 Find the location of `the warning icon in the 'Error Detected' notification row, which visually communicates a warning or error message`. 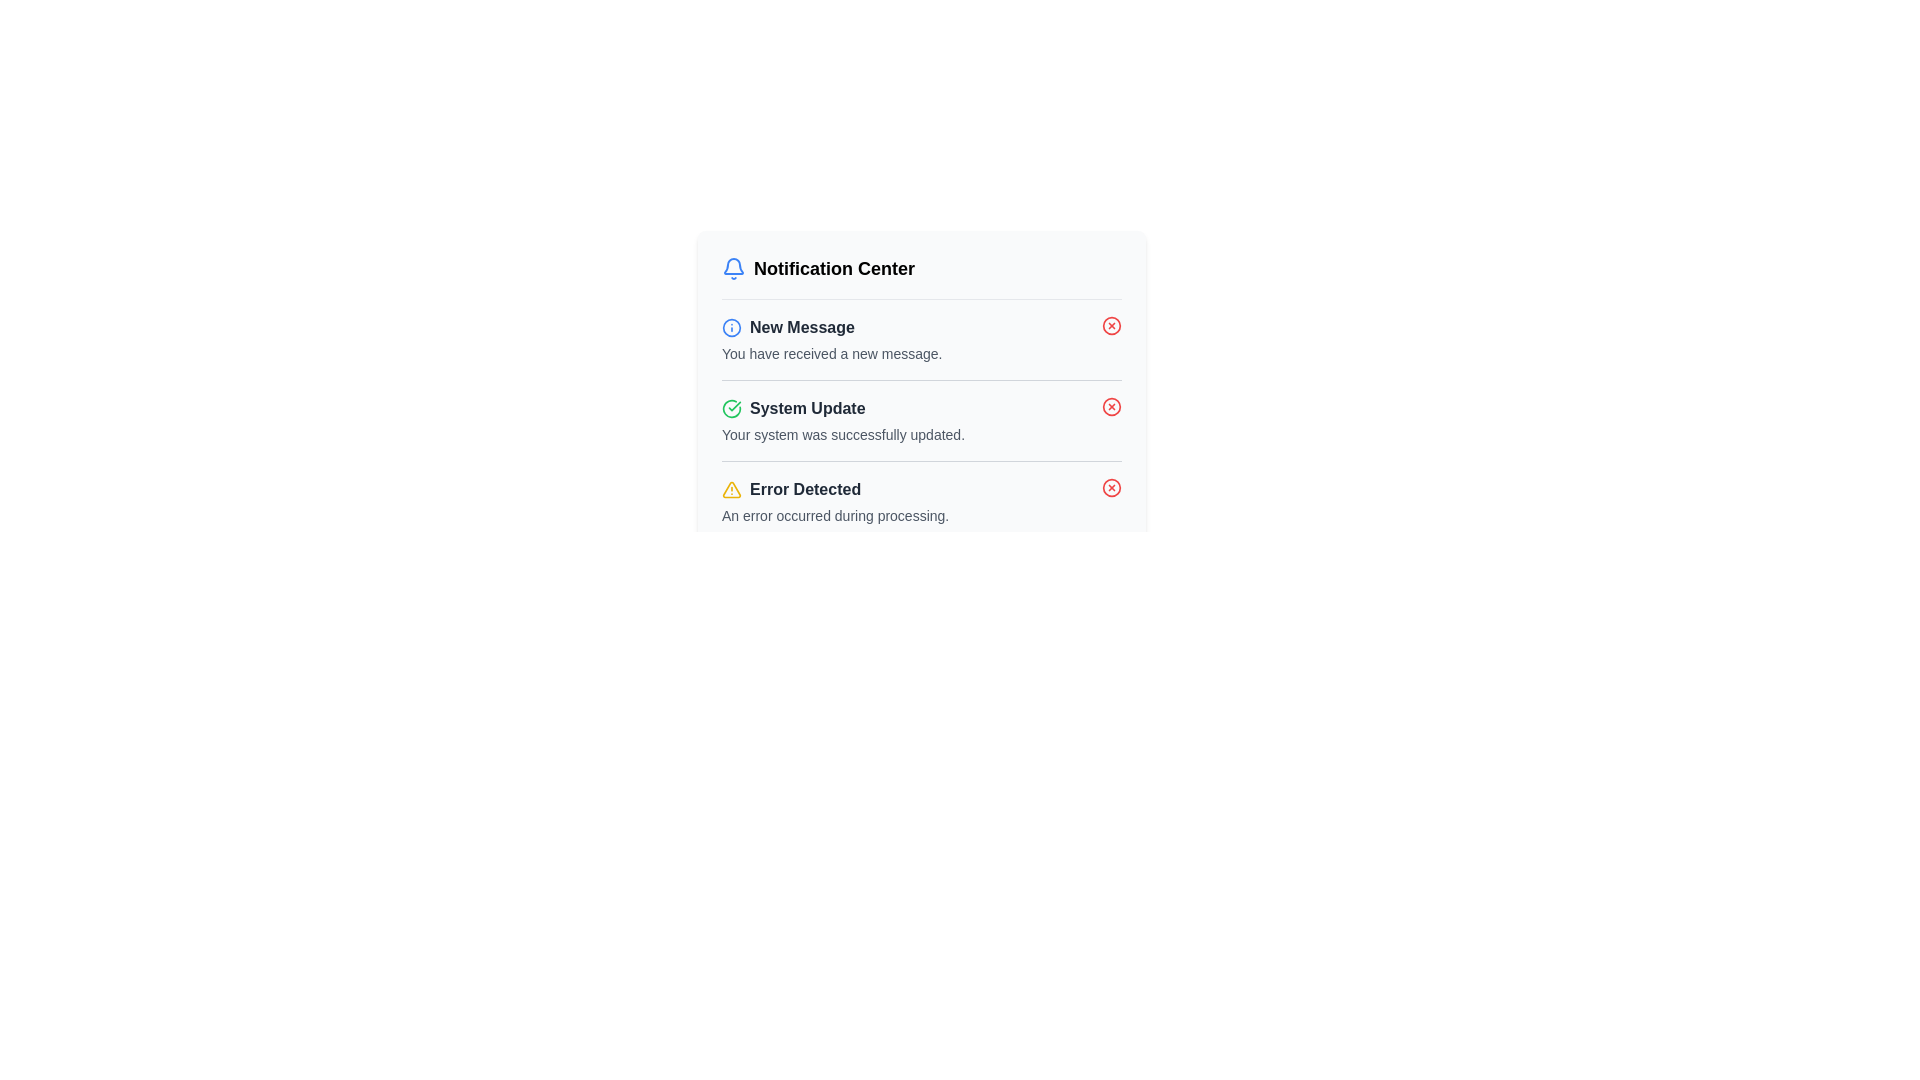

the warning icon in the 'Error Detected' notification row, which visually communicates a warning or error message is located at coordinates (730, 489).